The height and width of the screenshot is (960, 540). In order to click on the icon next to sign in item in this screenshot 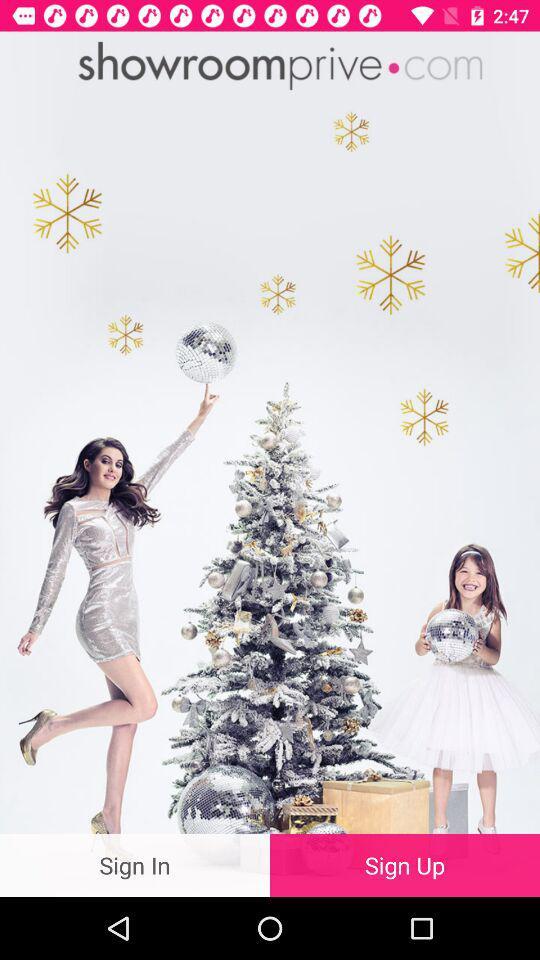, I will do `click(405, 864)`.